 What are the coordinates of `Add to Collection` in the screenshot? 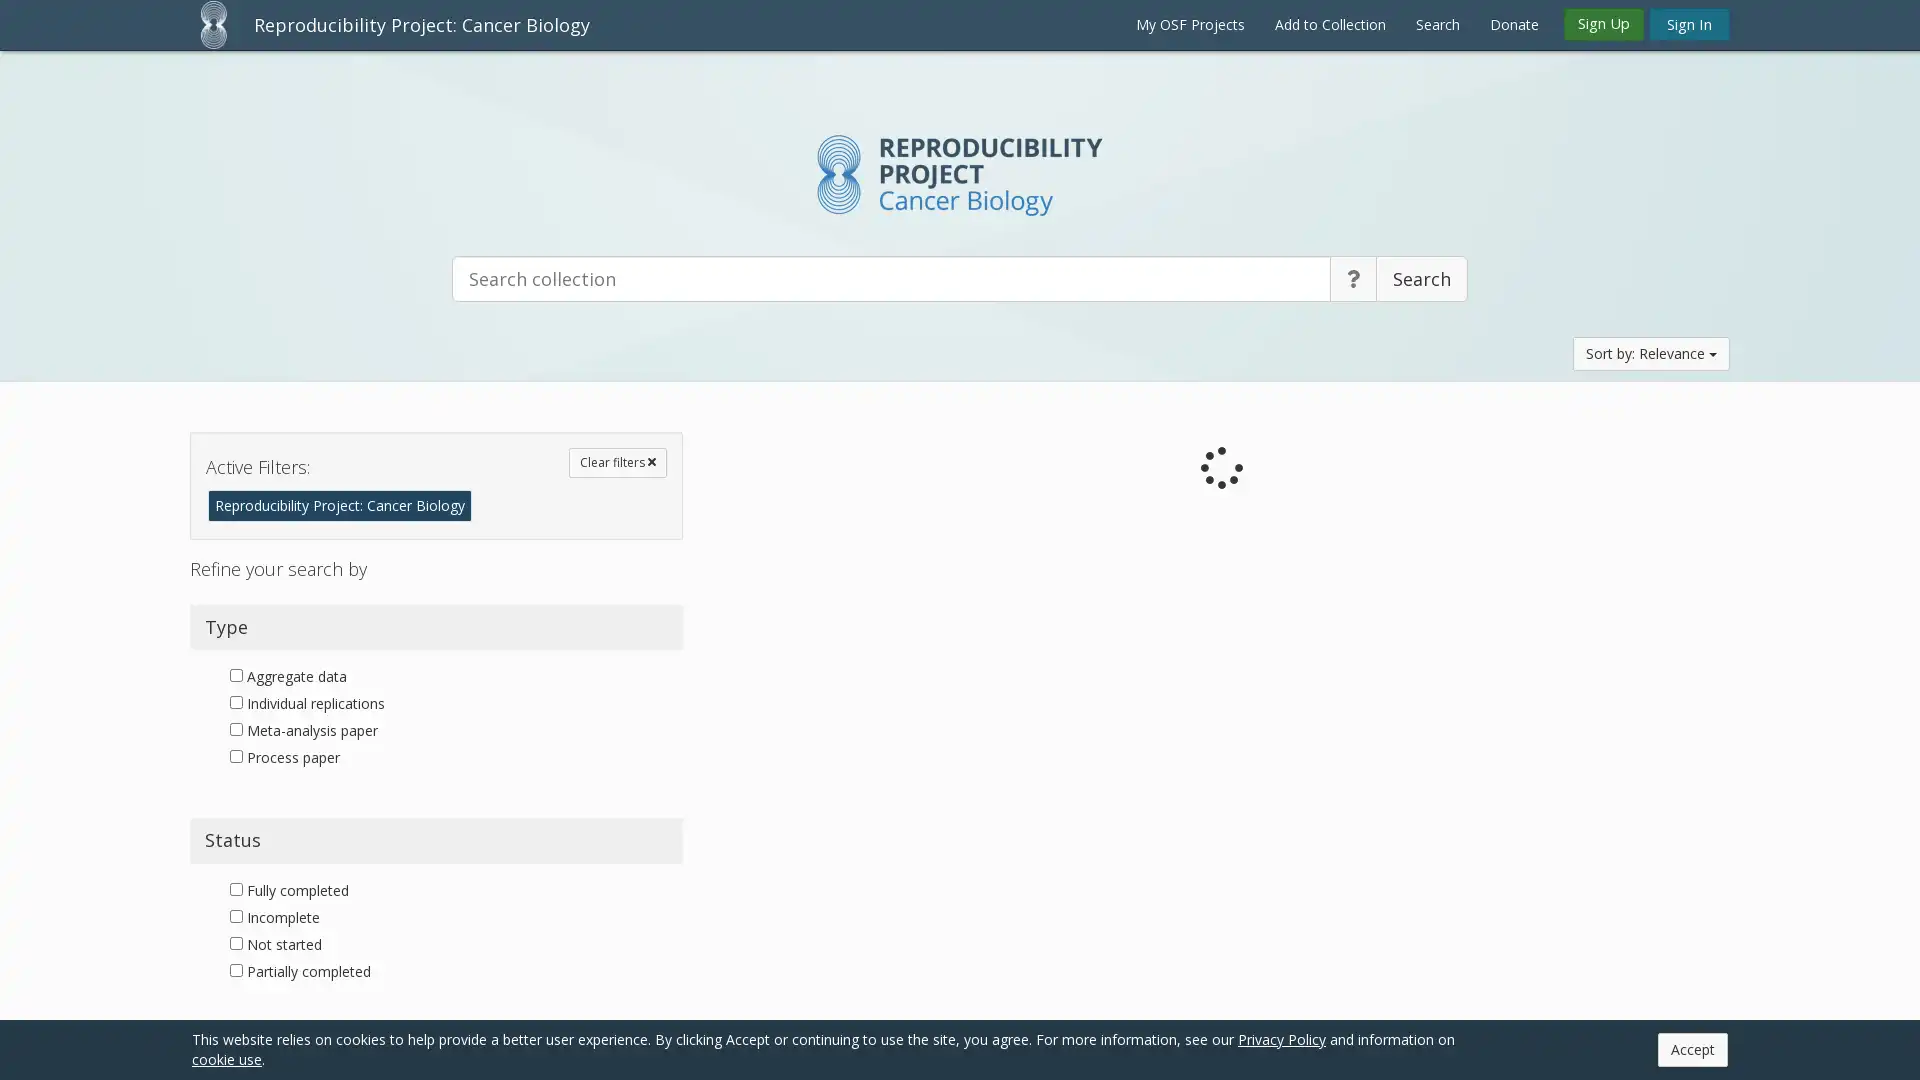 It's located at (1330, 24).